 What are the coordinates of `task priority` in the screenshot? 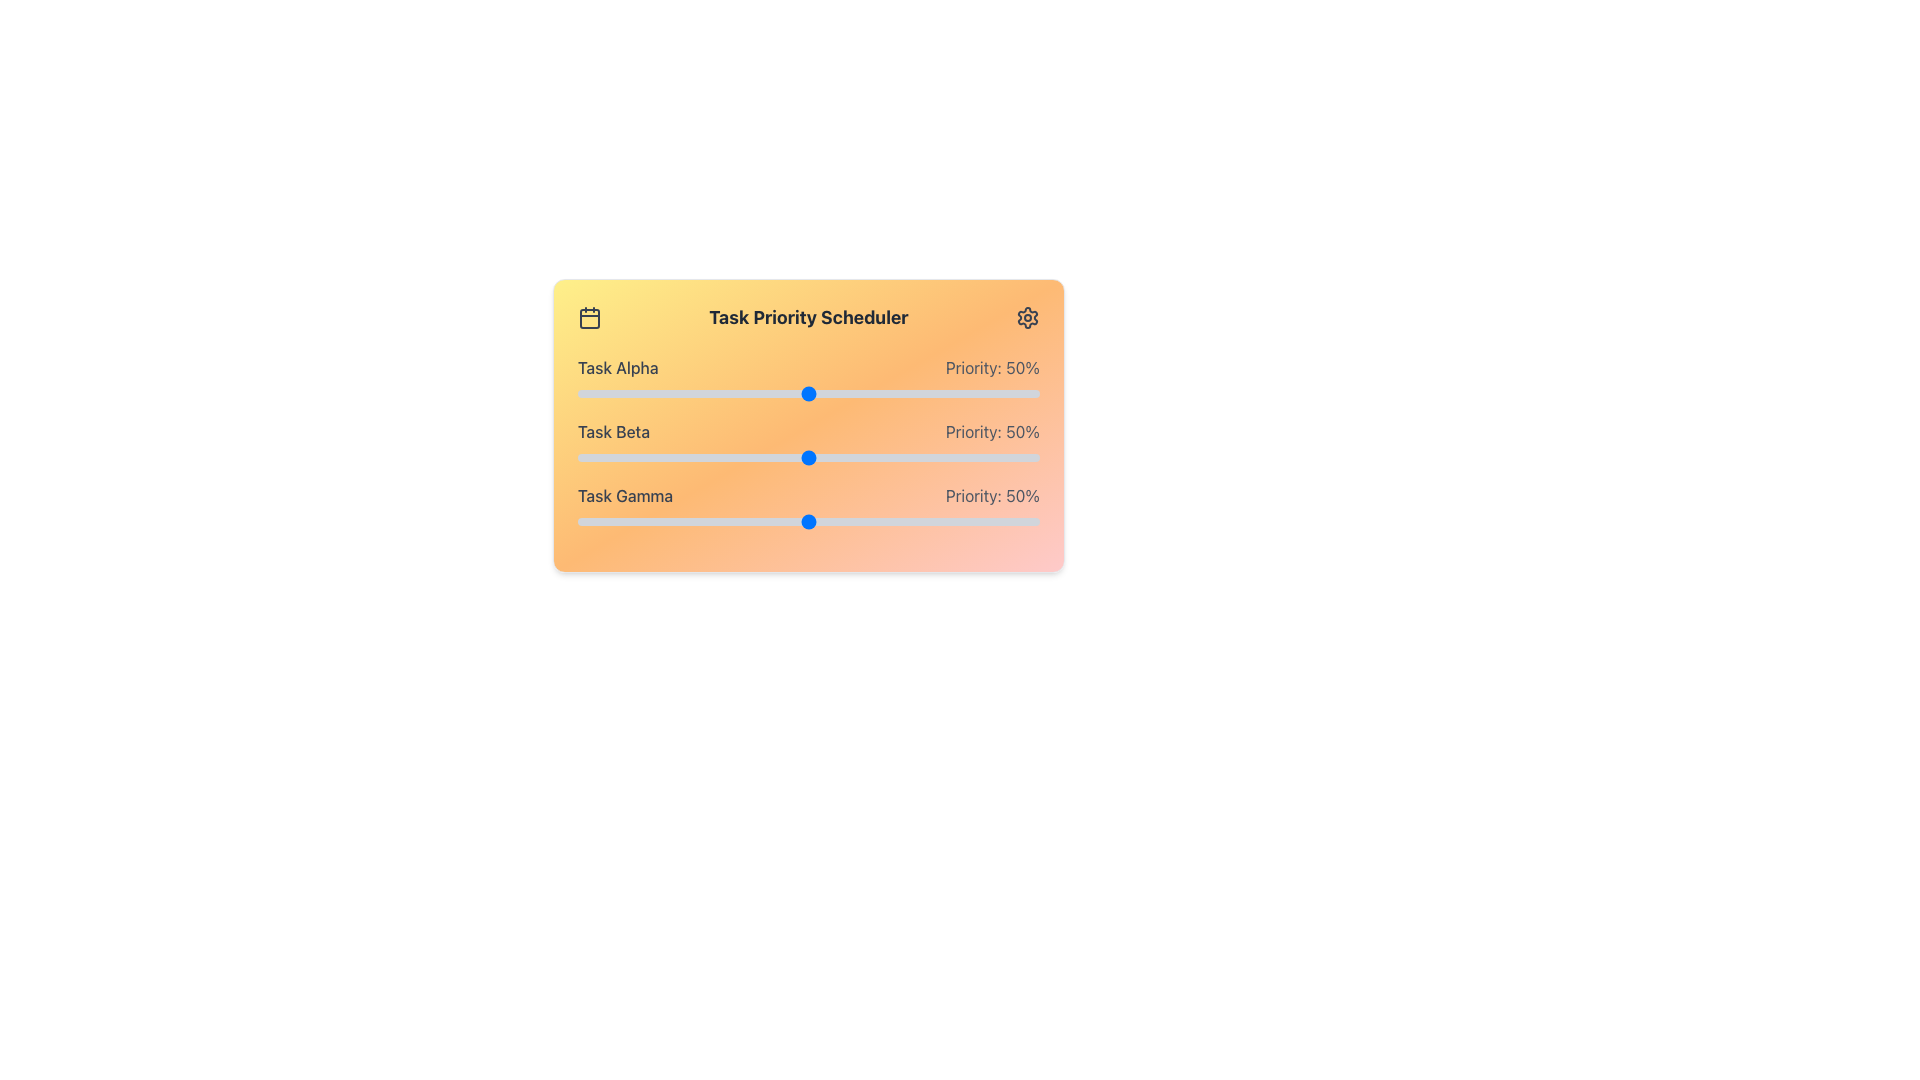 It's located at (989, 520).